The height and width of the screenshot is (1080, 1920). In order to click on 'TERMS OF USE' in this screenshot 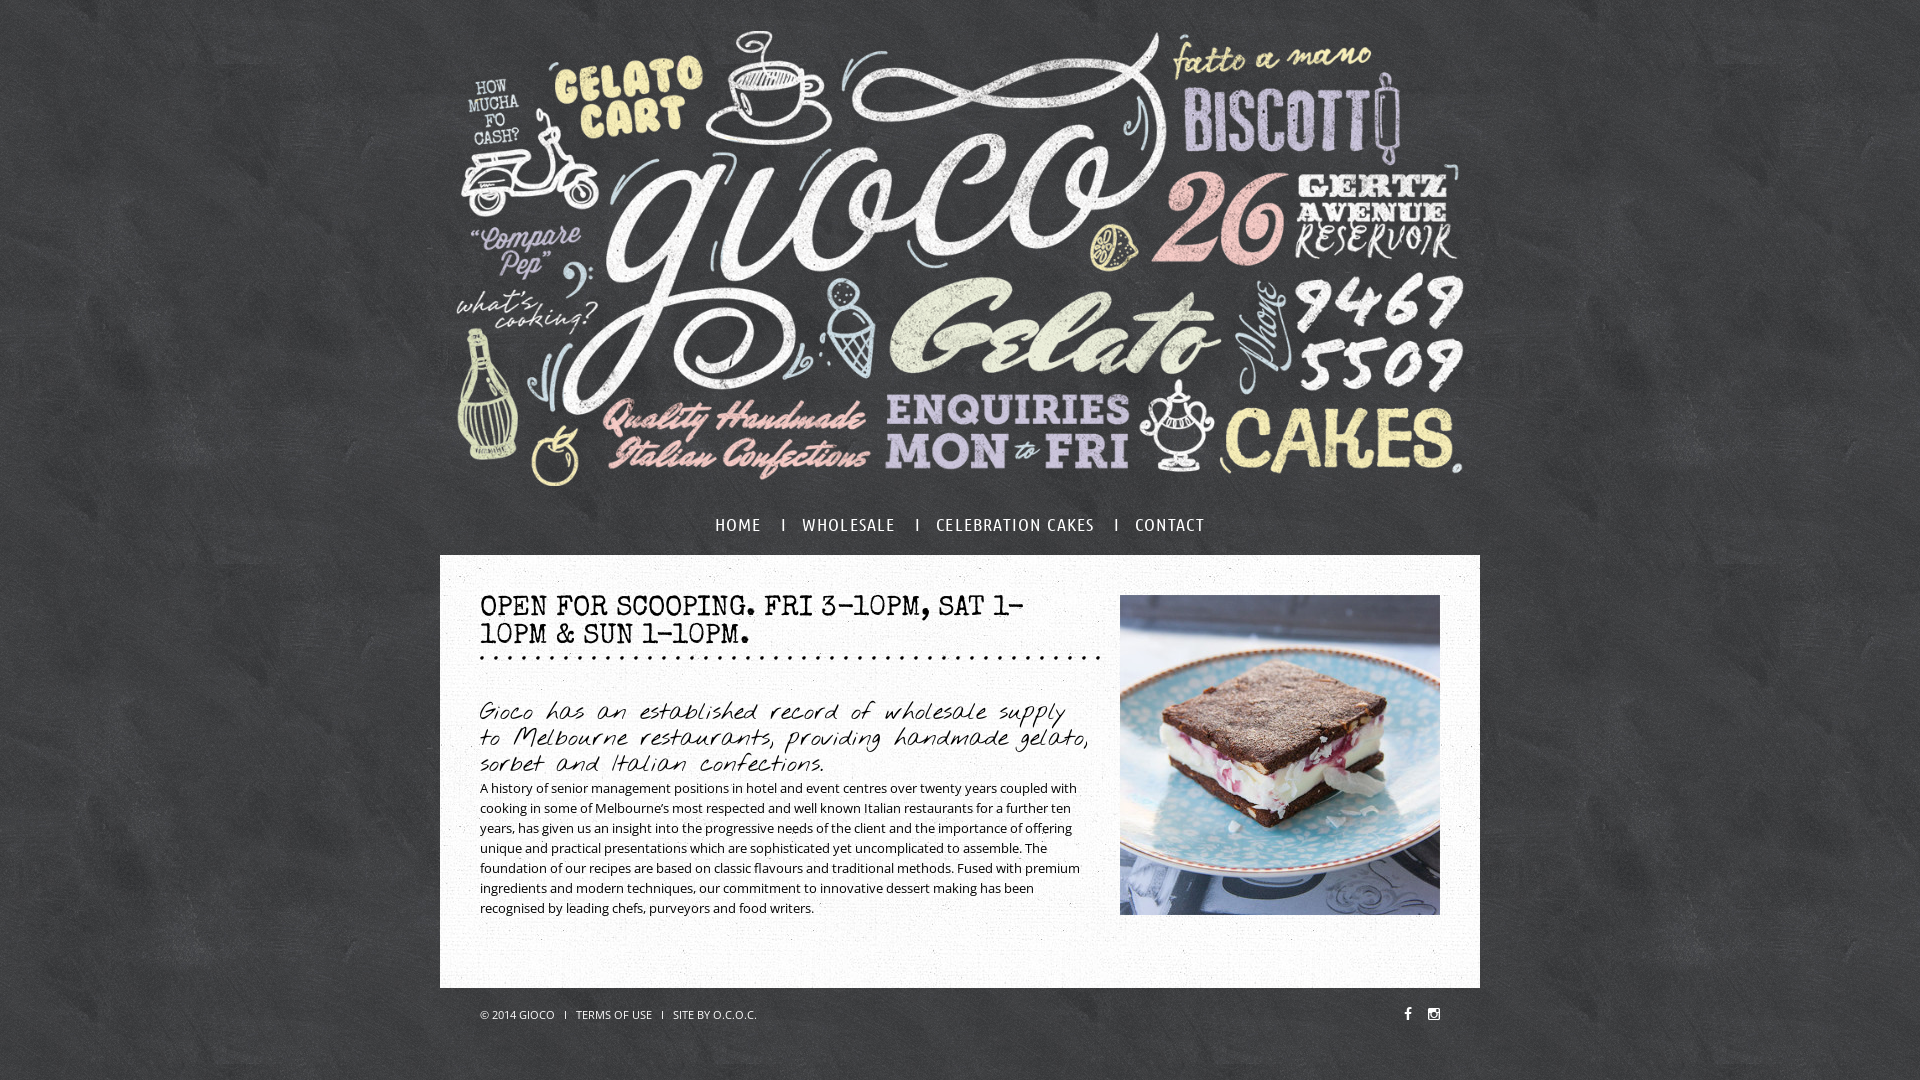, I will do `click(575, 1014)`.